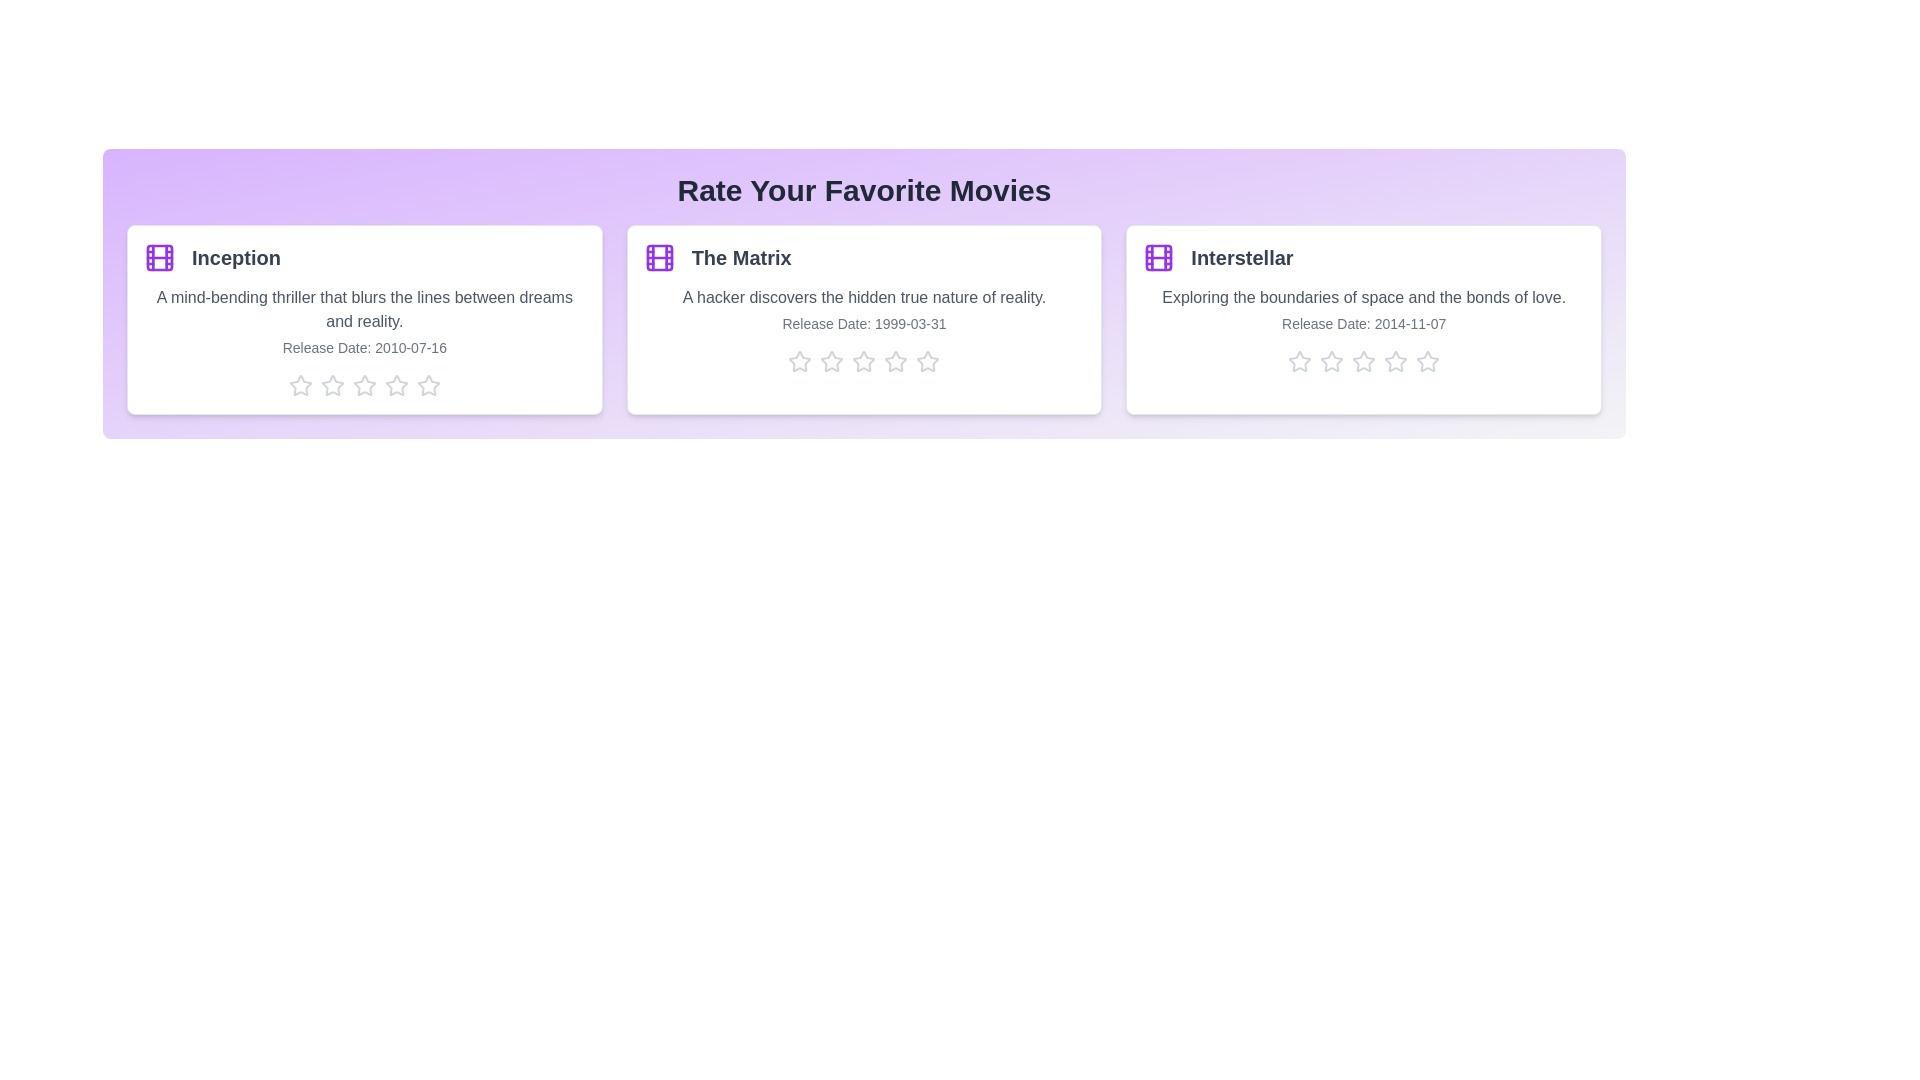  Describe the element at coordinates (800, 362) in the screenshot. I see `the star corresponding to 1 stars for the movie The Matrix` at that location.